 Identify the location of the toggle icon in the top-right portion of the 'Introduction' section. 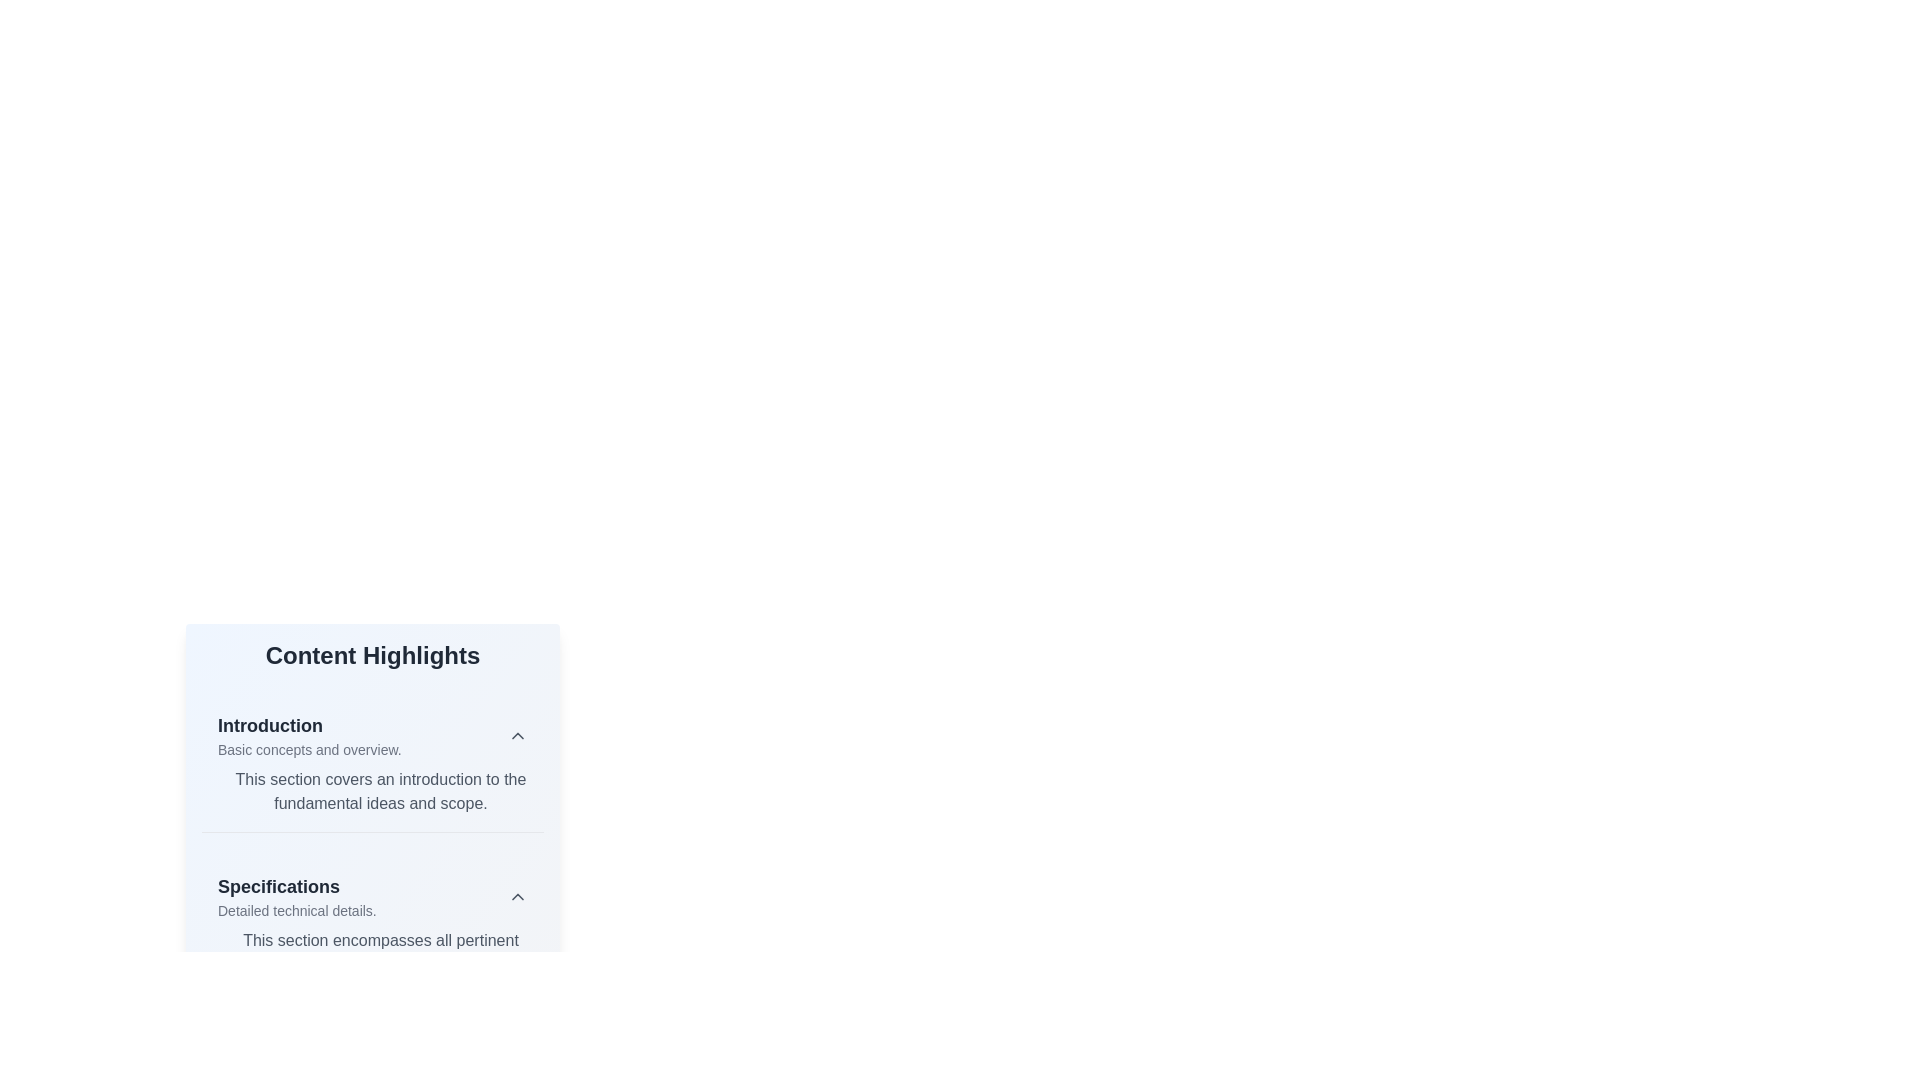
(518, 736).